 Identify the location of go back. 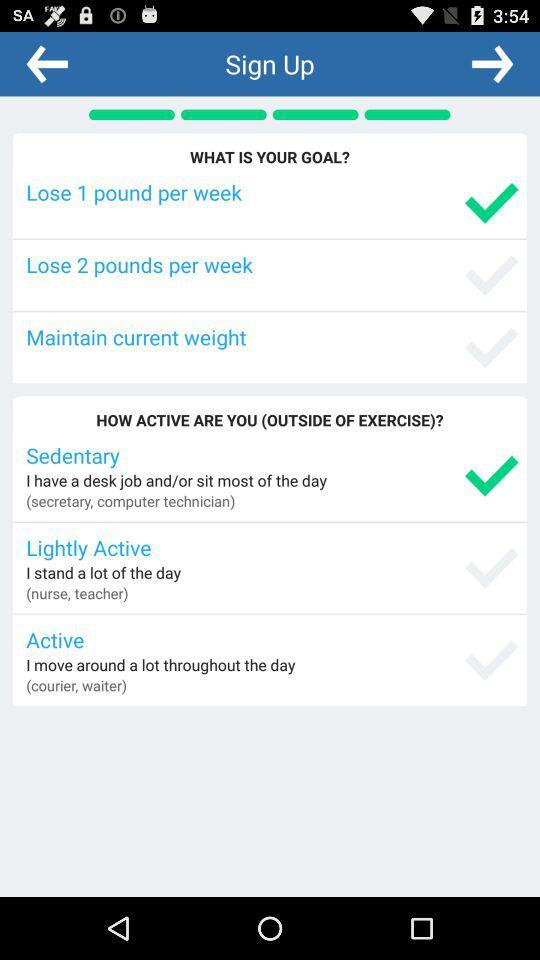
(47, 63).